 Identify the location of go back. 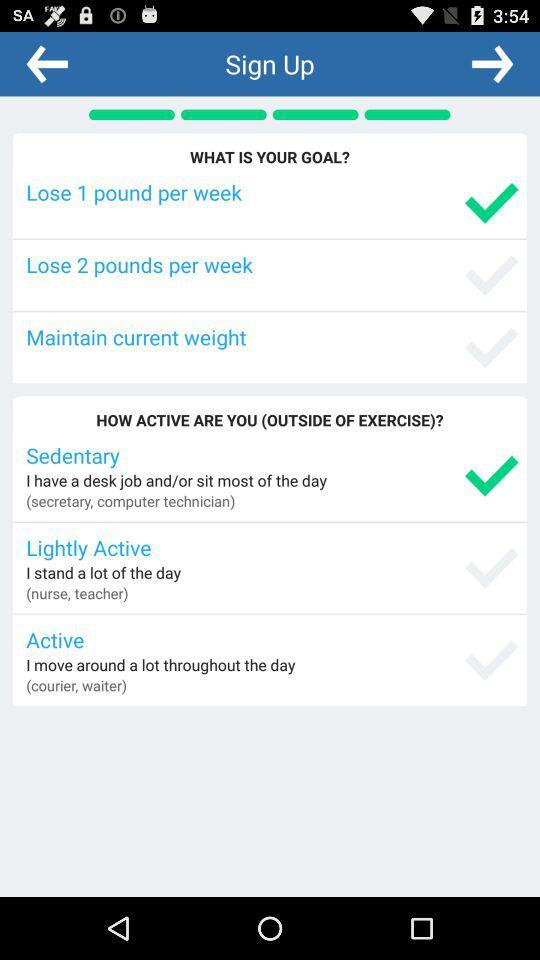
(47, 63).